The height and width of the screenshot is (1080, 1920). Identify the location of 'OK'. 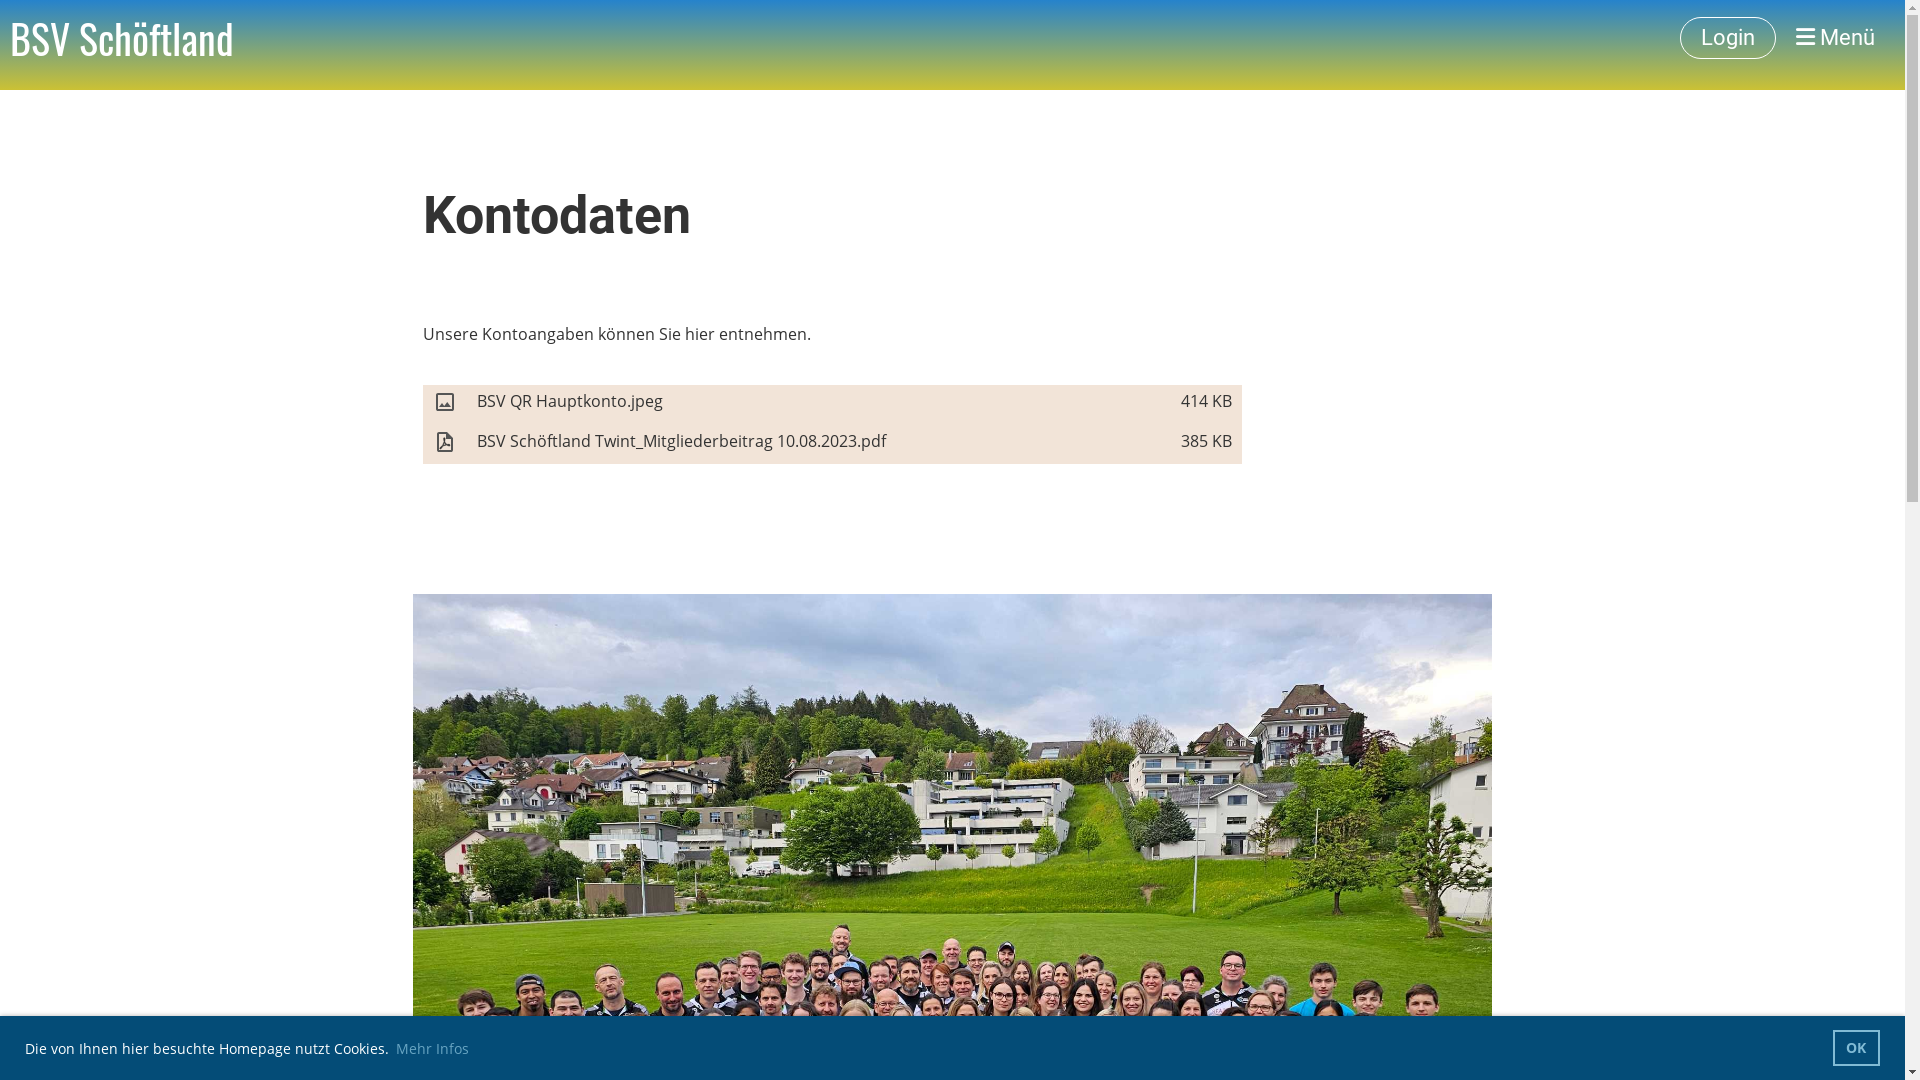
(1855, 1047).